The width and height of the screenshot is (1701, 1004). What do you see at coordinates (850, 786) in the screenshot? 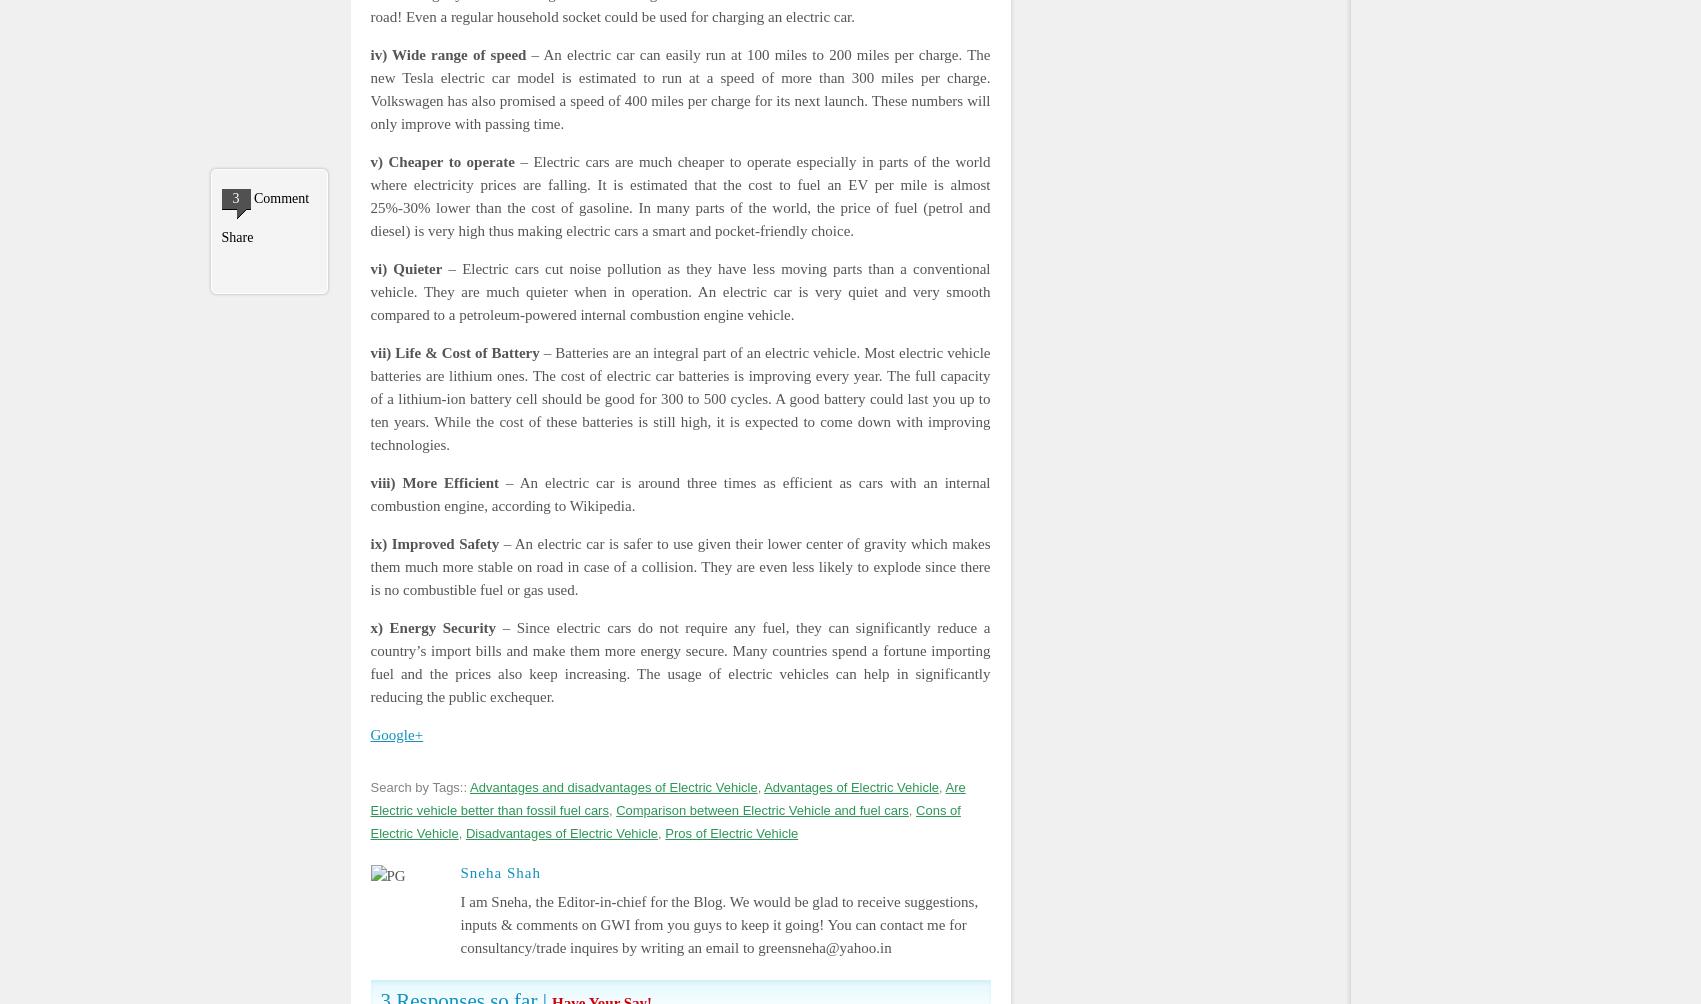
I see `'Advantages of Electric Vehicle'` at bounding box center [850, 786].